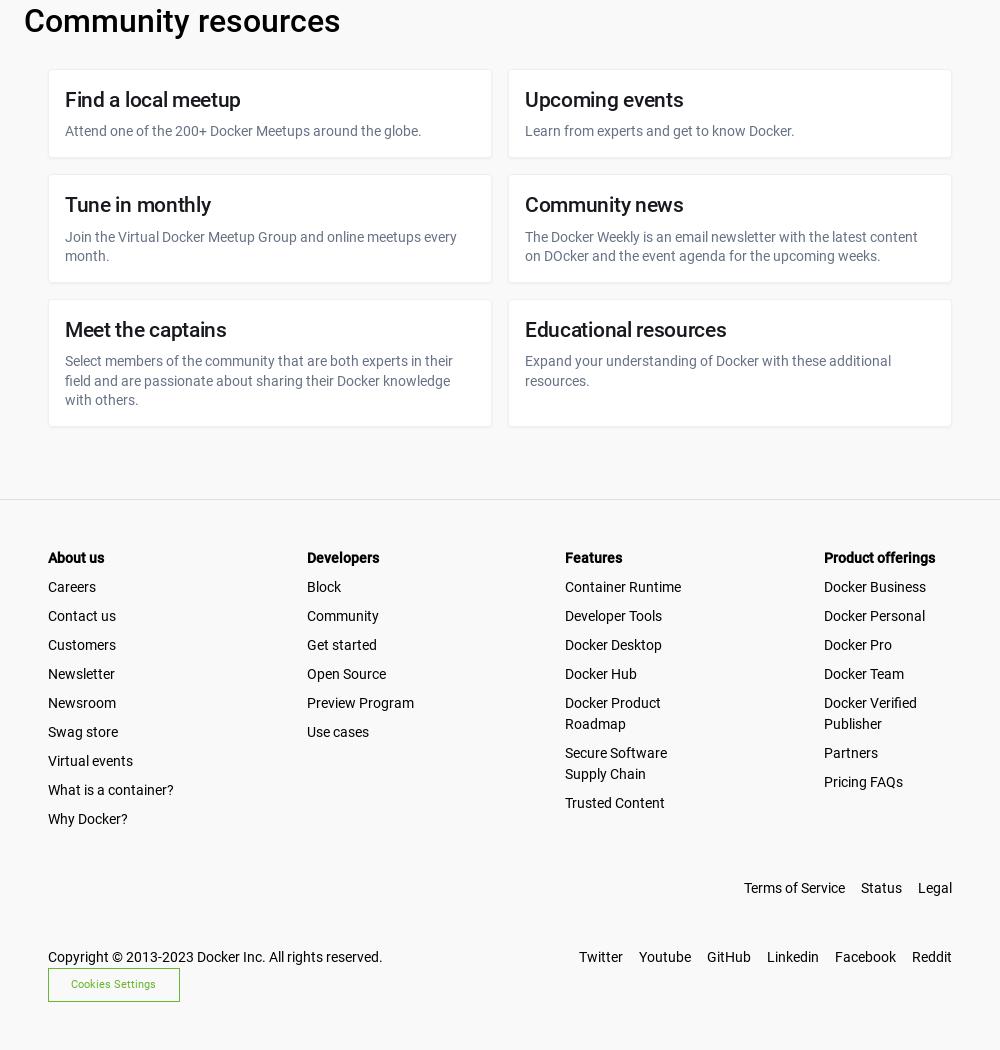  What do you see at coordinates (75, 557) in the screenshot?
I see `'About us'` at bounding box center [75, 557].